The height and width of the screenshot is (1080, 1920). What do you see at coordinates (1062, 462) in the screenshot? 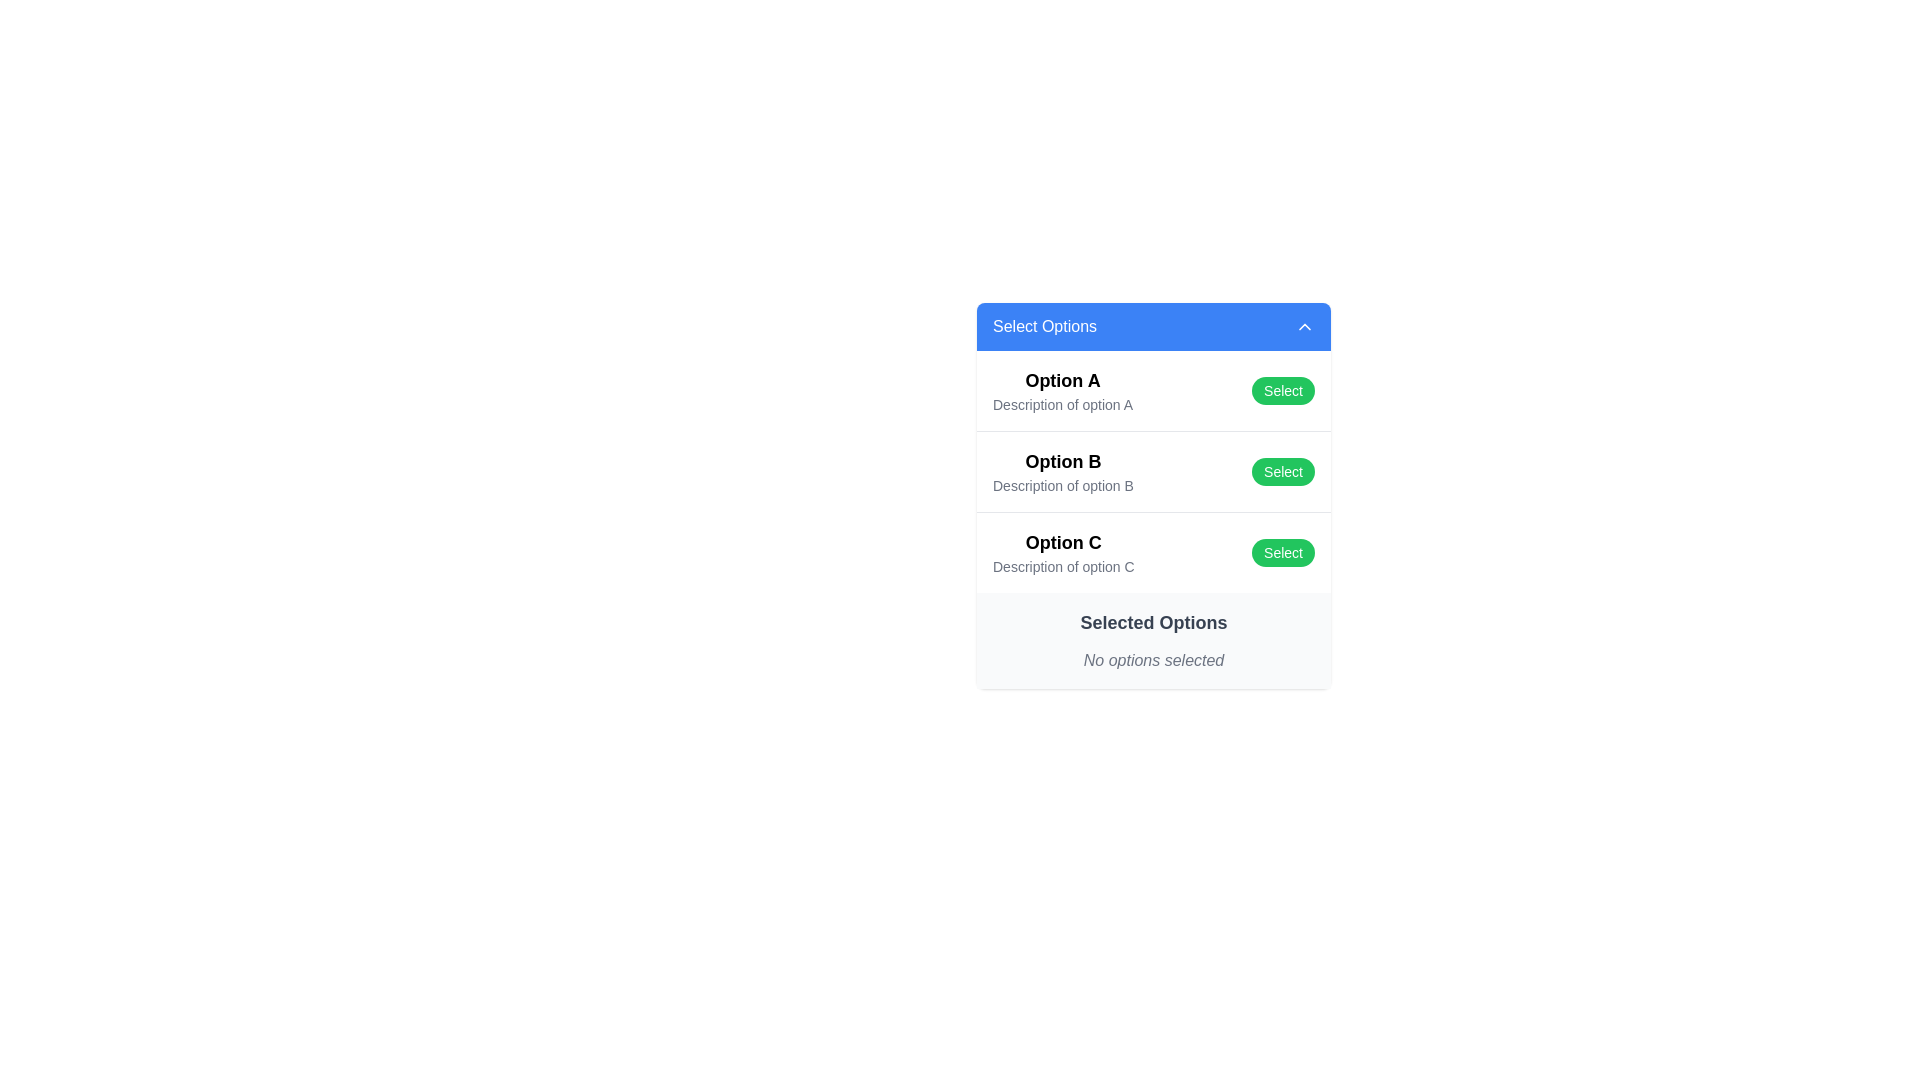
I see `the text label reading 'Option B' which is styled with a larger font size and bold typeface in the center column of the card layout` at bounding box center [1062, 462].